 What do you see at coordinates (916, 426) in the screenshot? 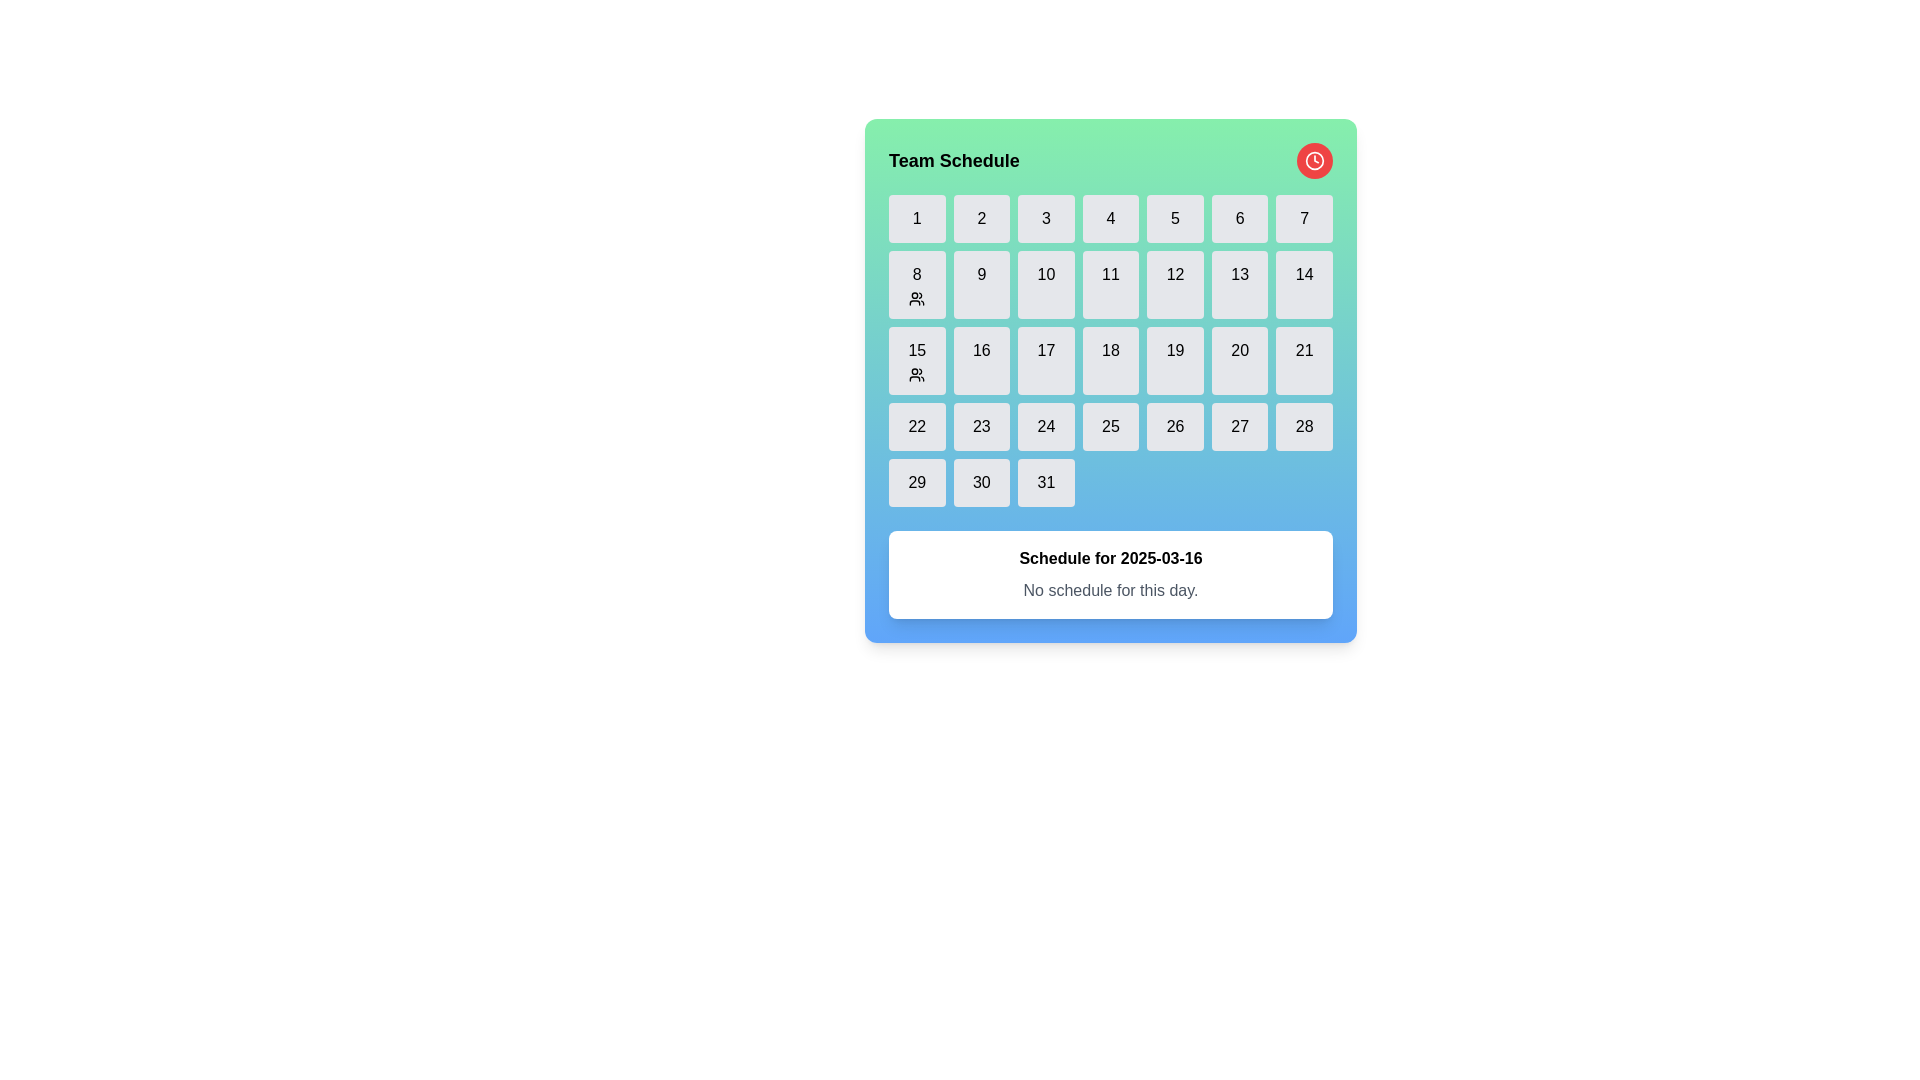
I see `the rounded rectangular button displaying the number '22' in bold black font` at bounding box center [916, 426].